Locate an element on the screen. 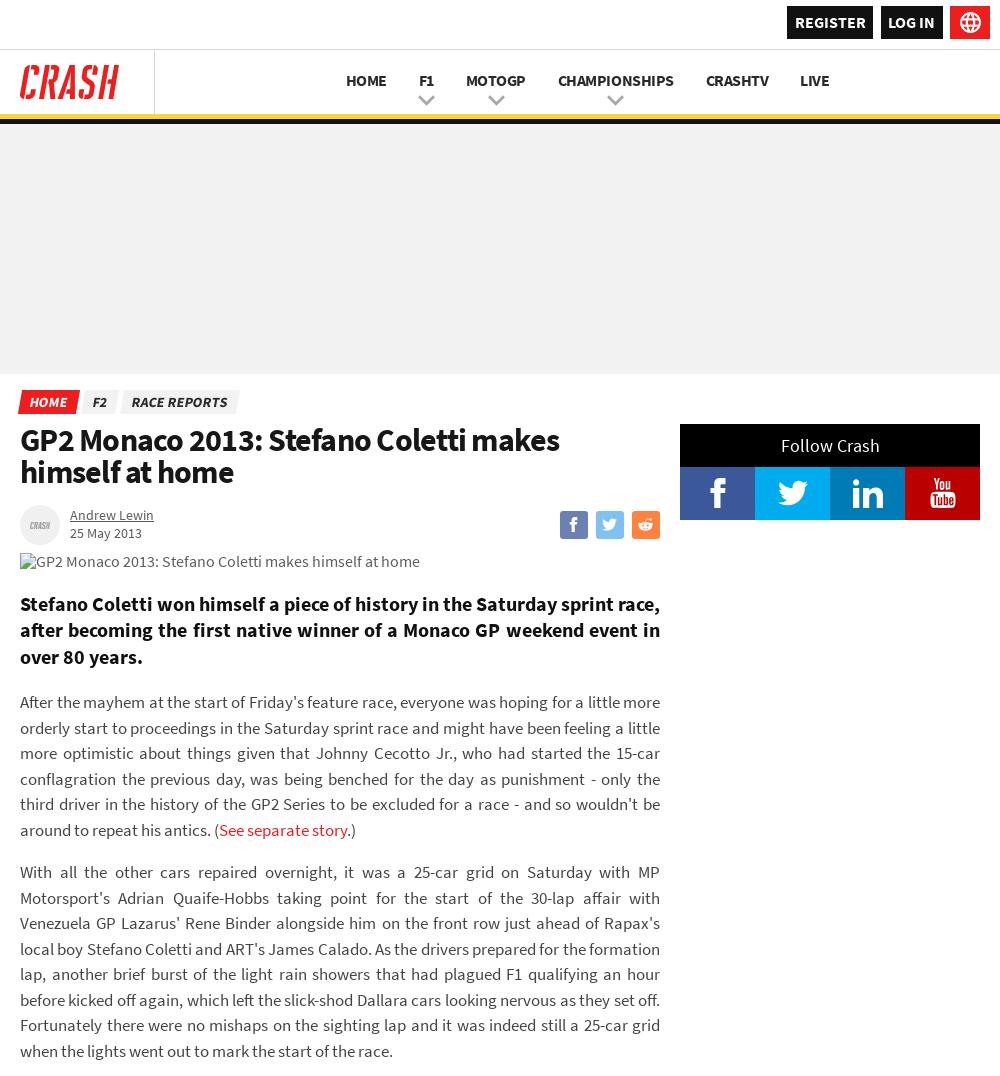 The width and height of the screenshot is (1000, 1076). '25 May 2013' is located at coordinates (69, 533).